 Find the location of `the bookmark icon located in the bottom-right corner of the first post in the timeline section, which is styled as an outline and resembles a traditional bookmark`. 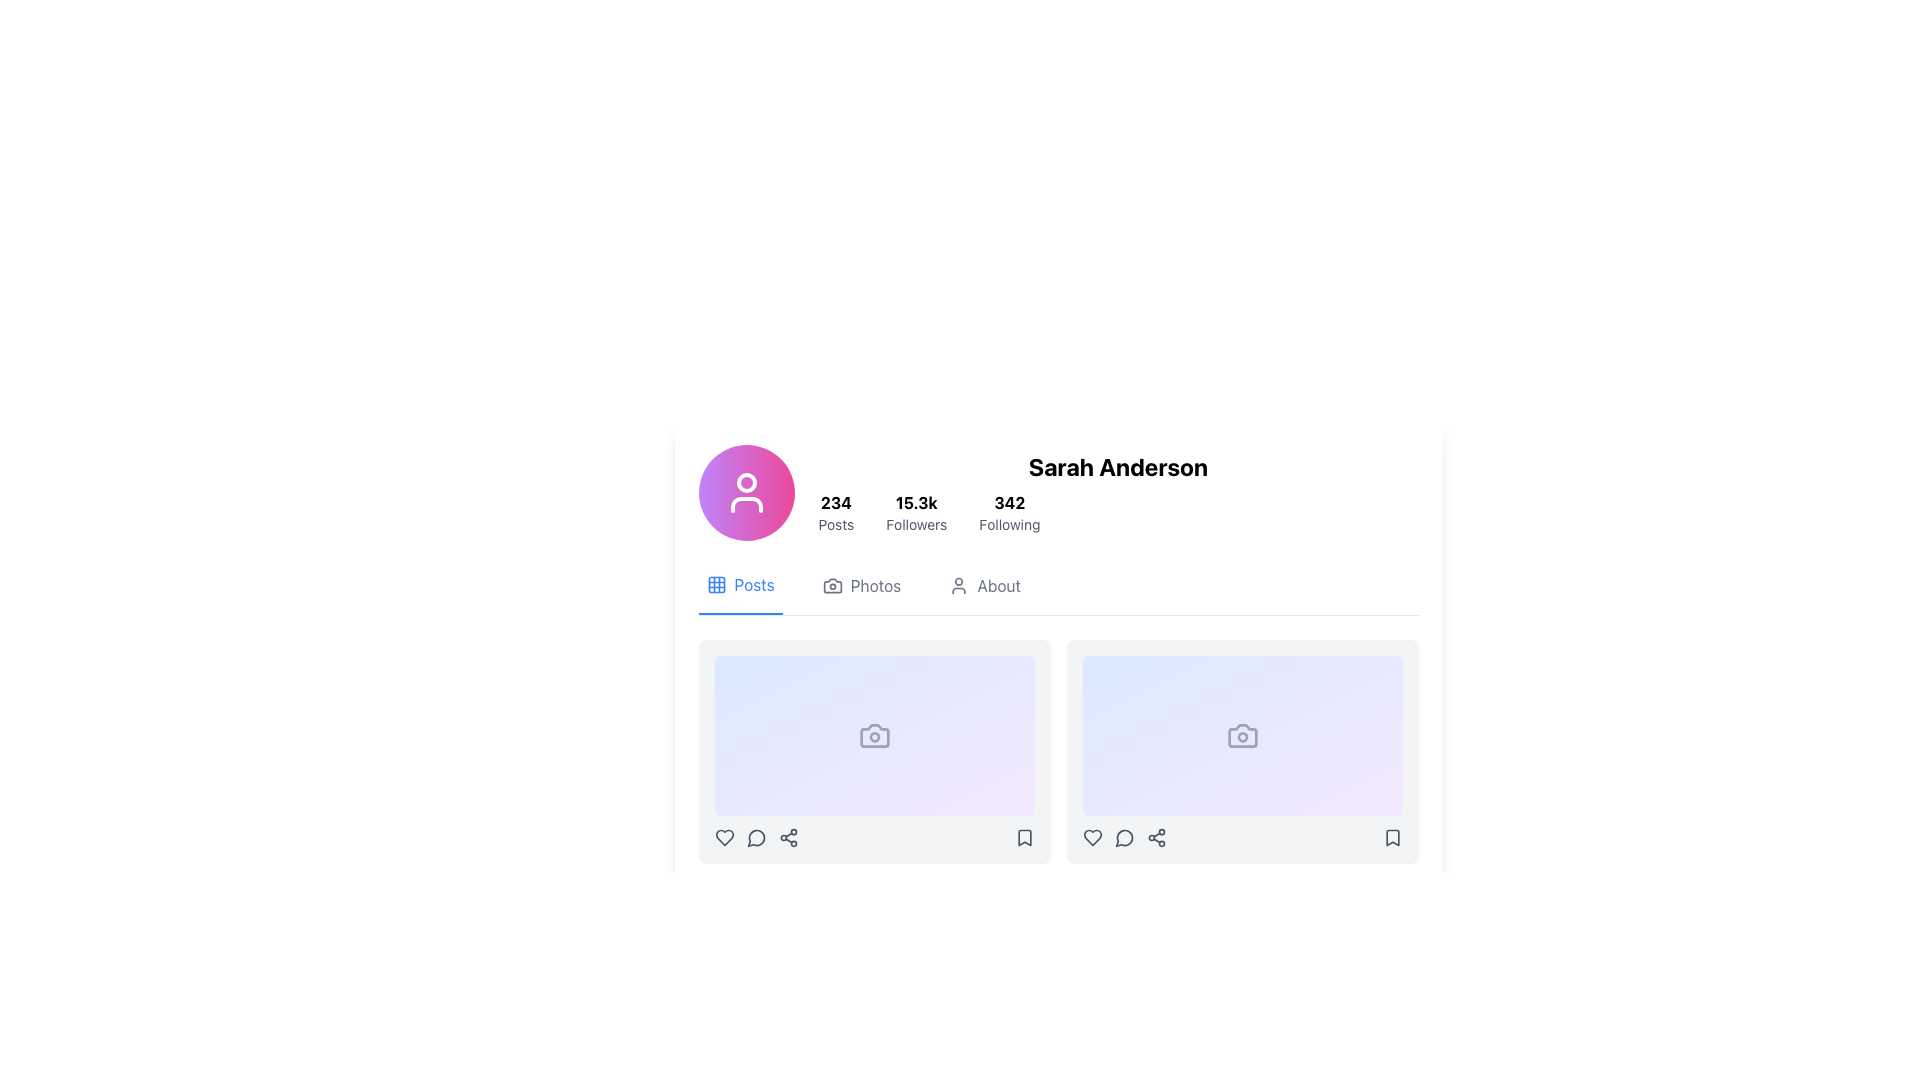

the bookmark icon located in the bottom-right corner of the first post in the timeline section, which is styled as an outline and resembles a traditional bookmark is located at coordinates (1024, 837).